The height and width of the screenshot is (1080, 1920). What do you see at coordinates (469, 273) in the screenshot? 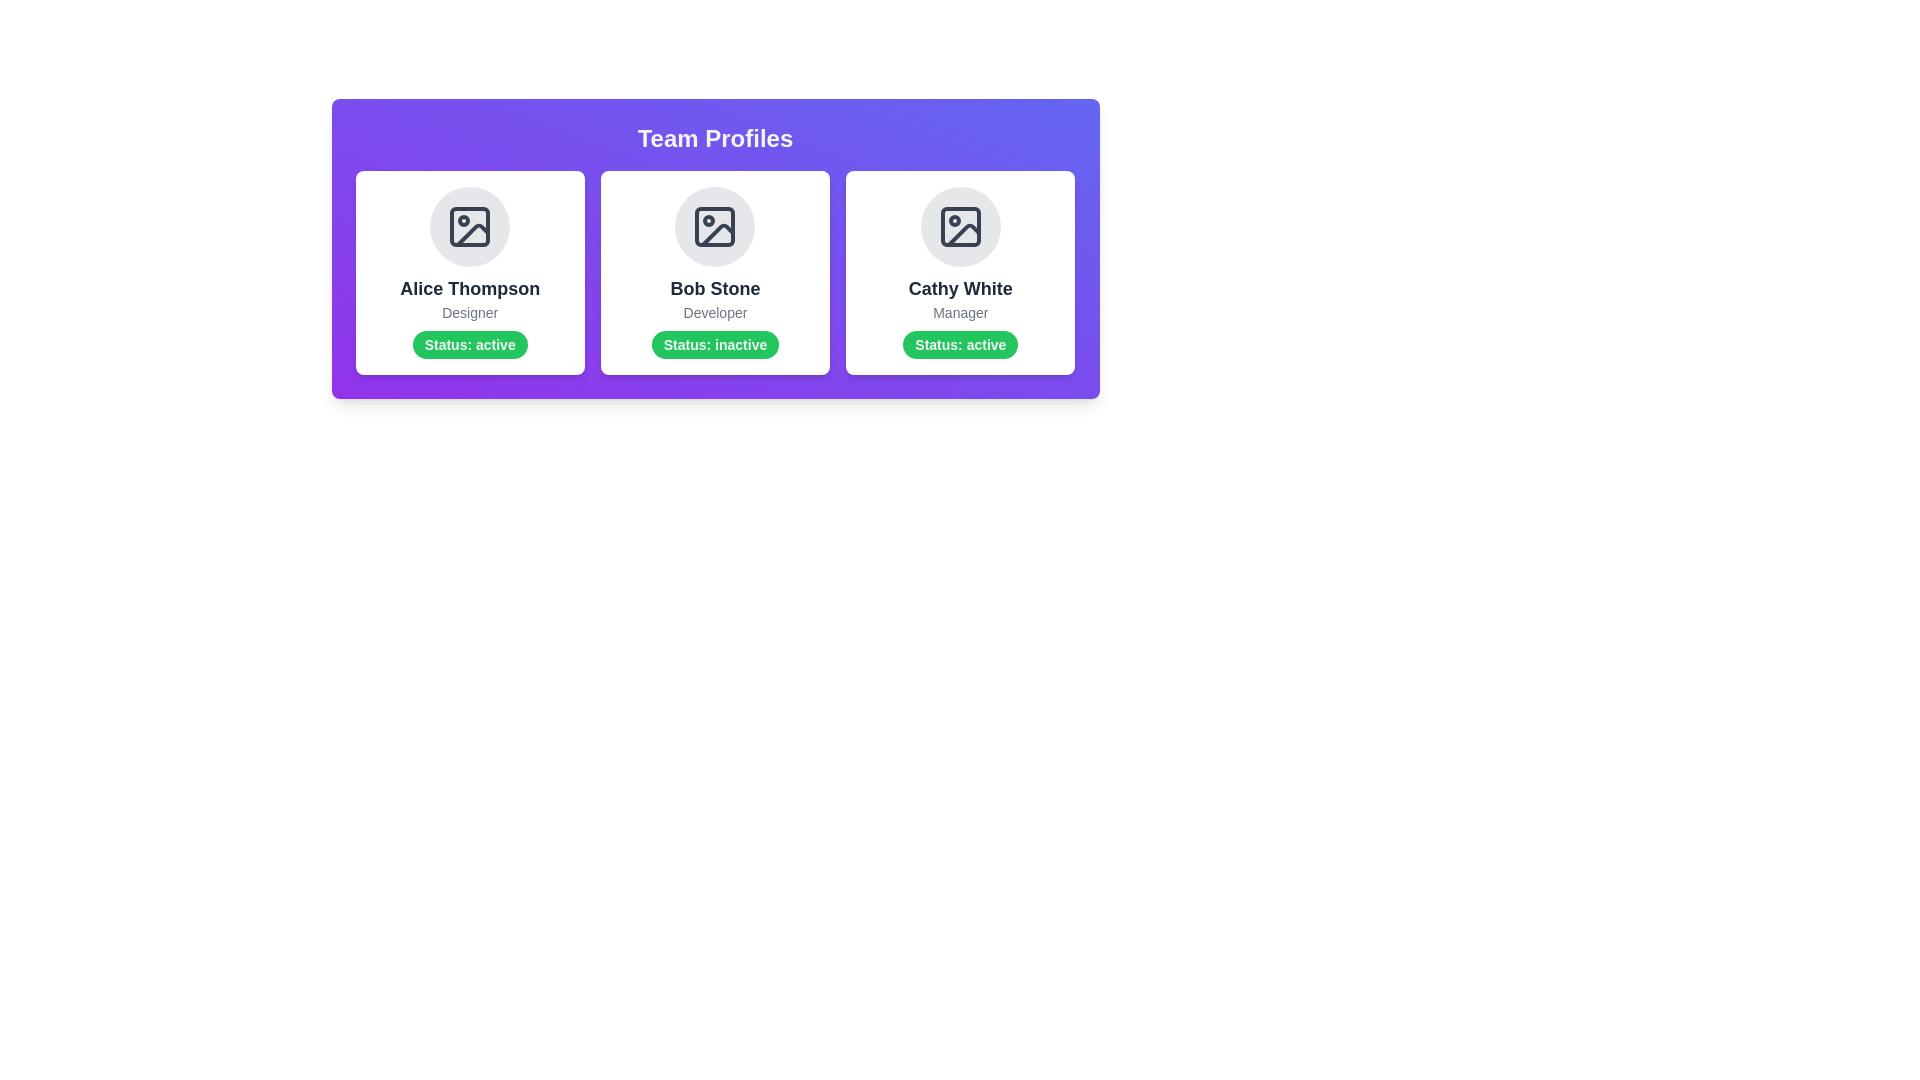
I see `the first Profile Card located in the top left corner of the horizontally aligned grid layout` at bounding box center [469, 273].